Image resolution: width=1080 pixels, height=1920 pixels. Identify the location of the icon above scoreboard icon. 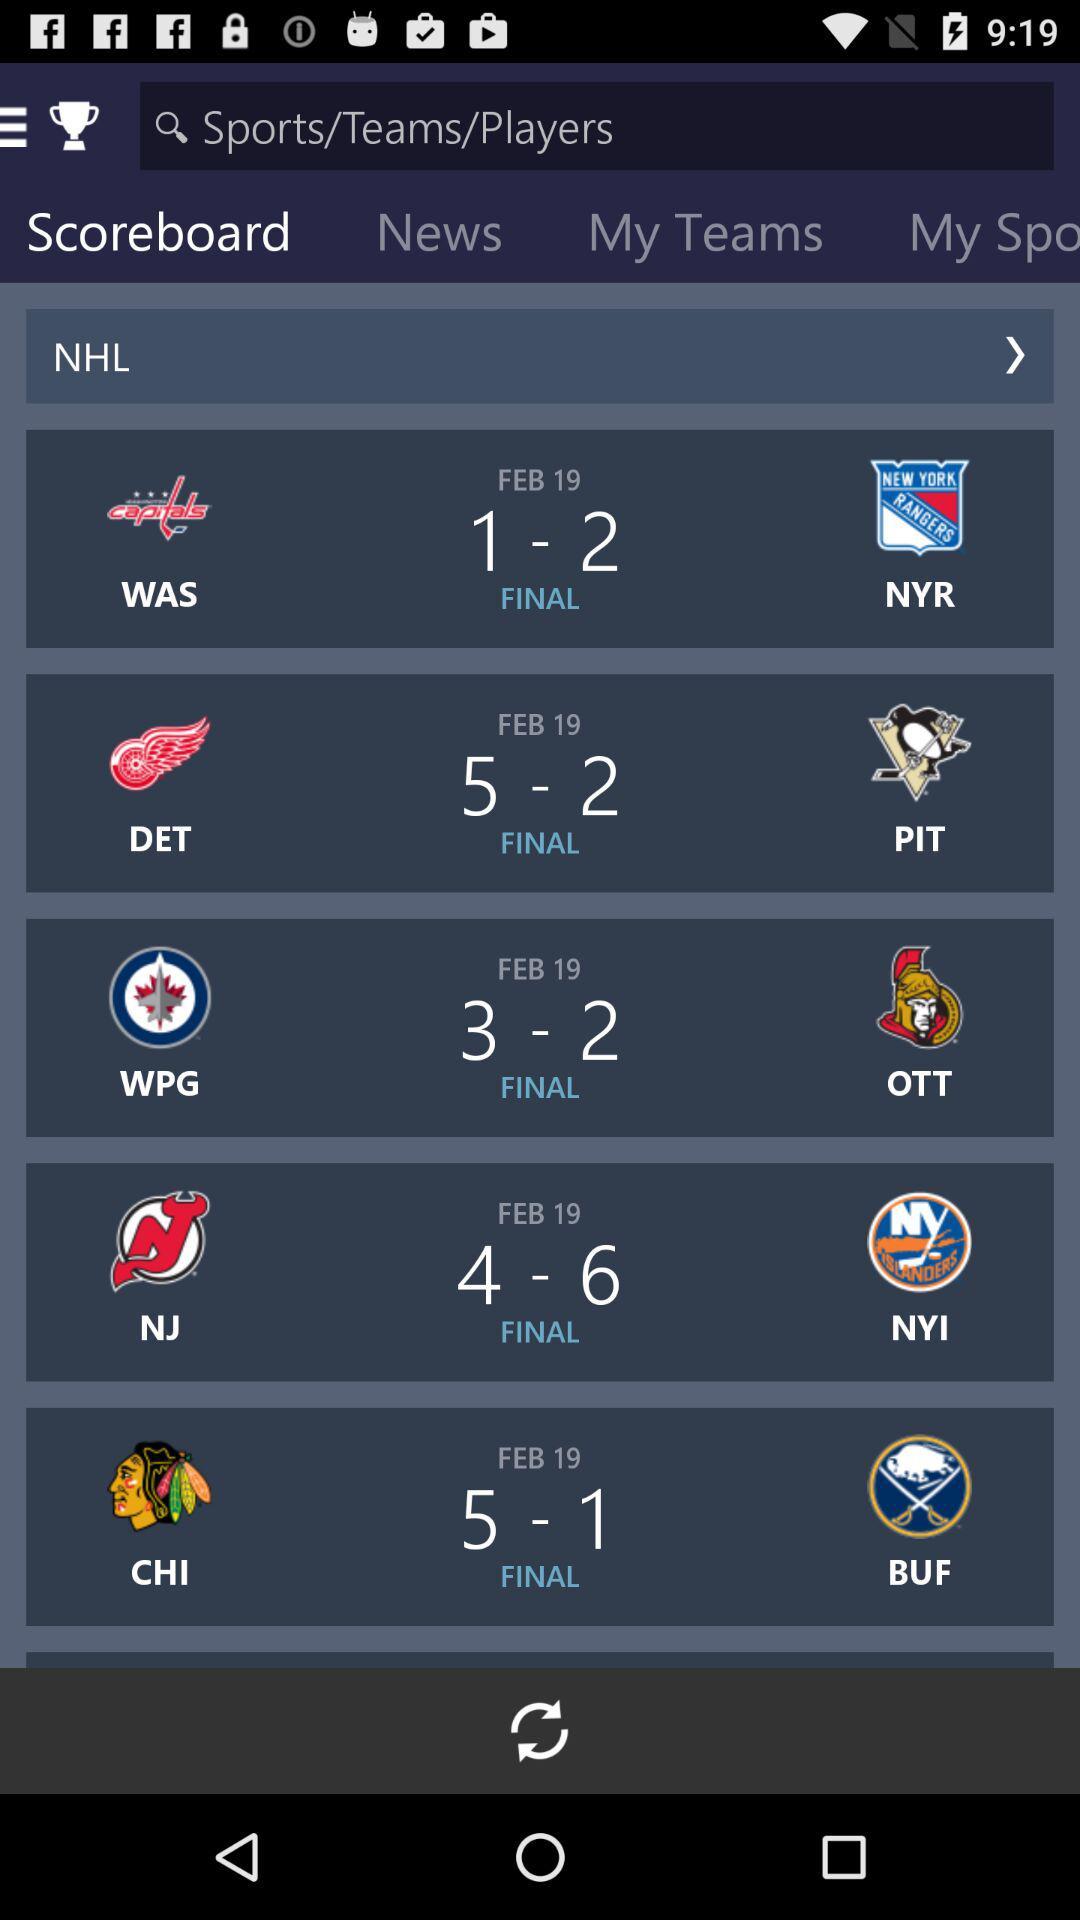
(596, 124).